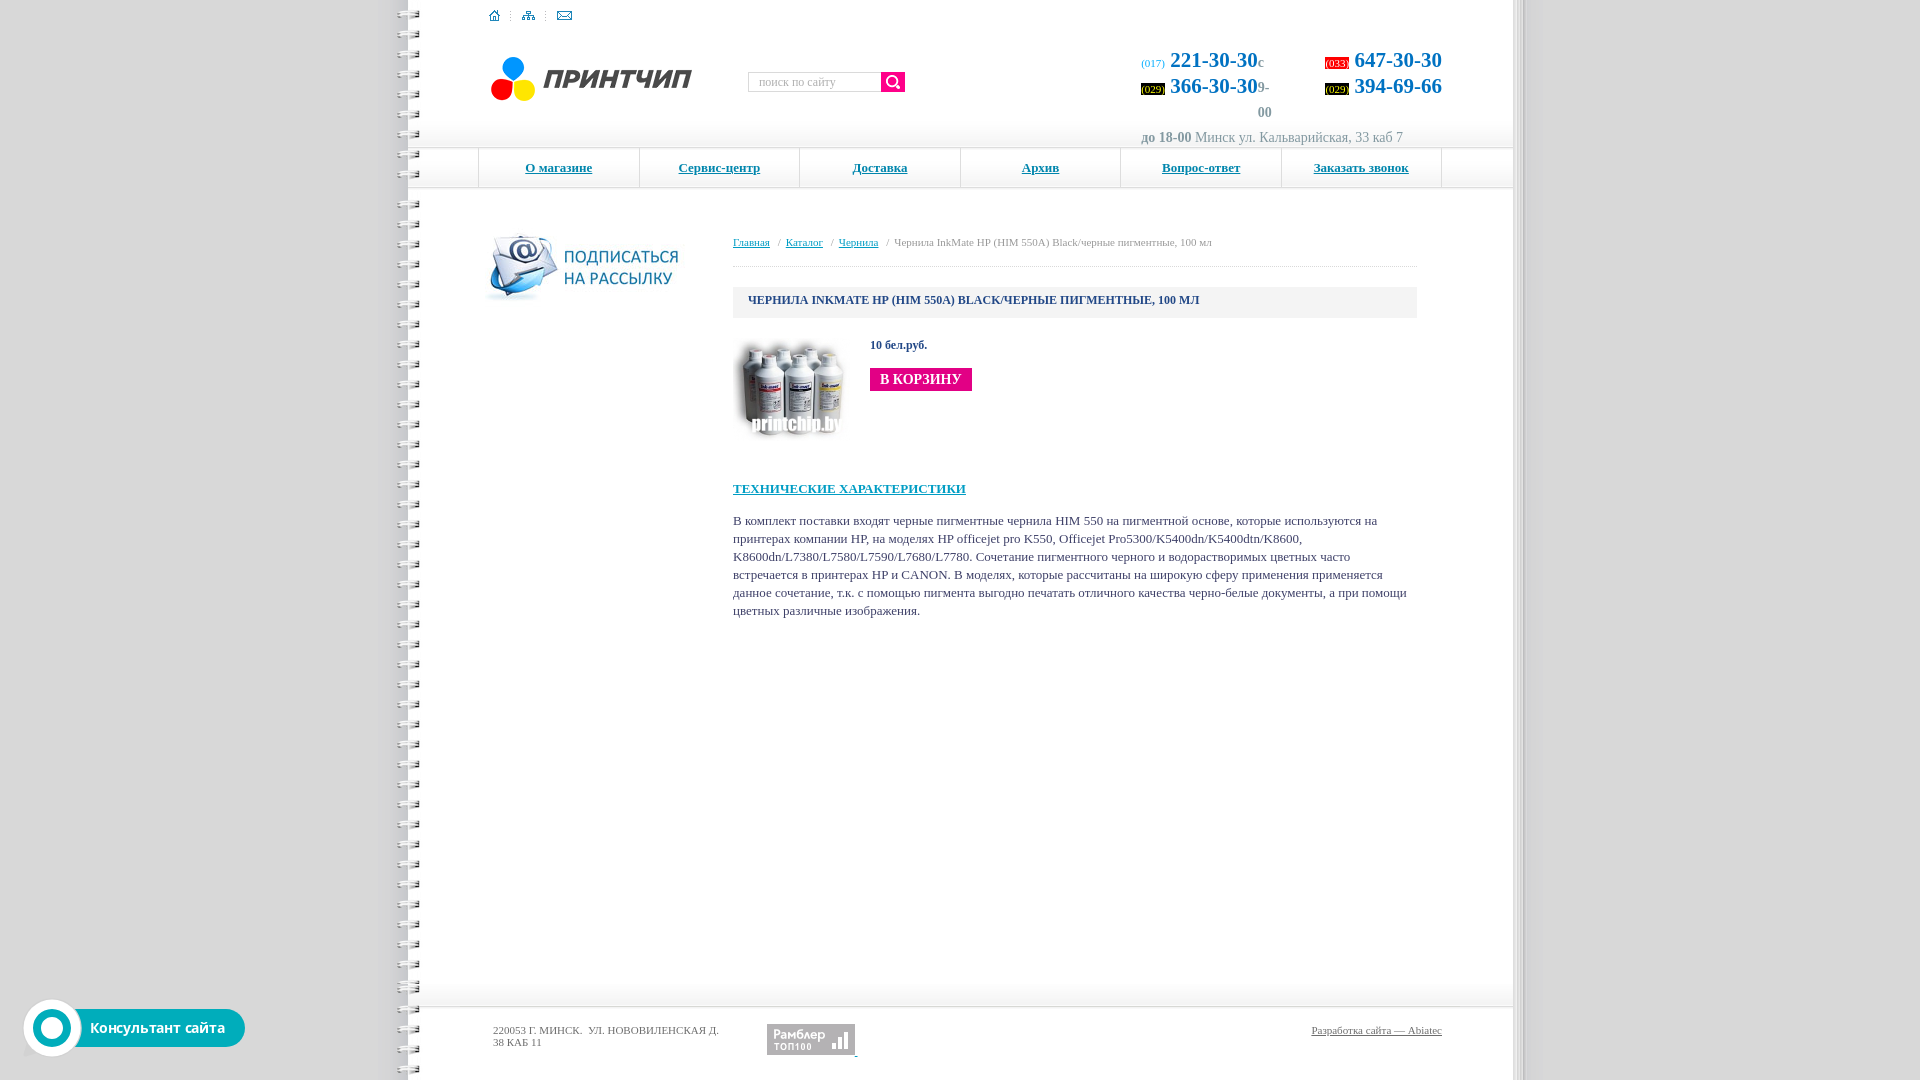 The image size is (1920, 1080). What do you see at coordinates (811, 1038) in the screenshot?
I see `'Rambler's Top100'` at bounding box center [811, 1038].